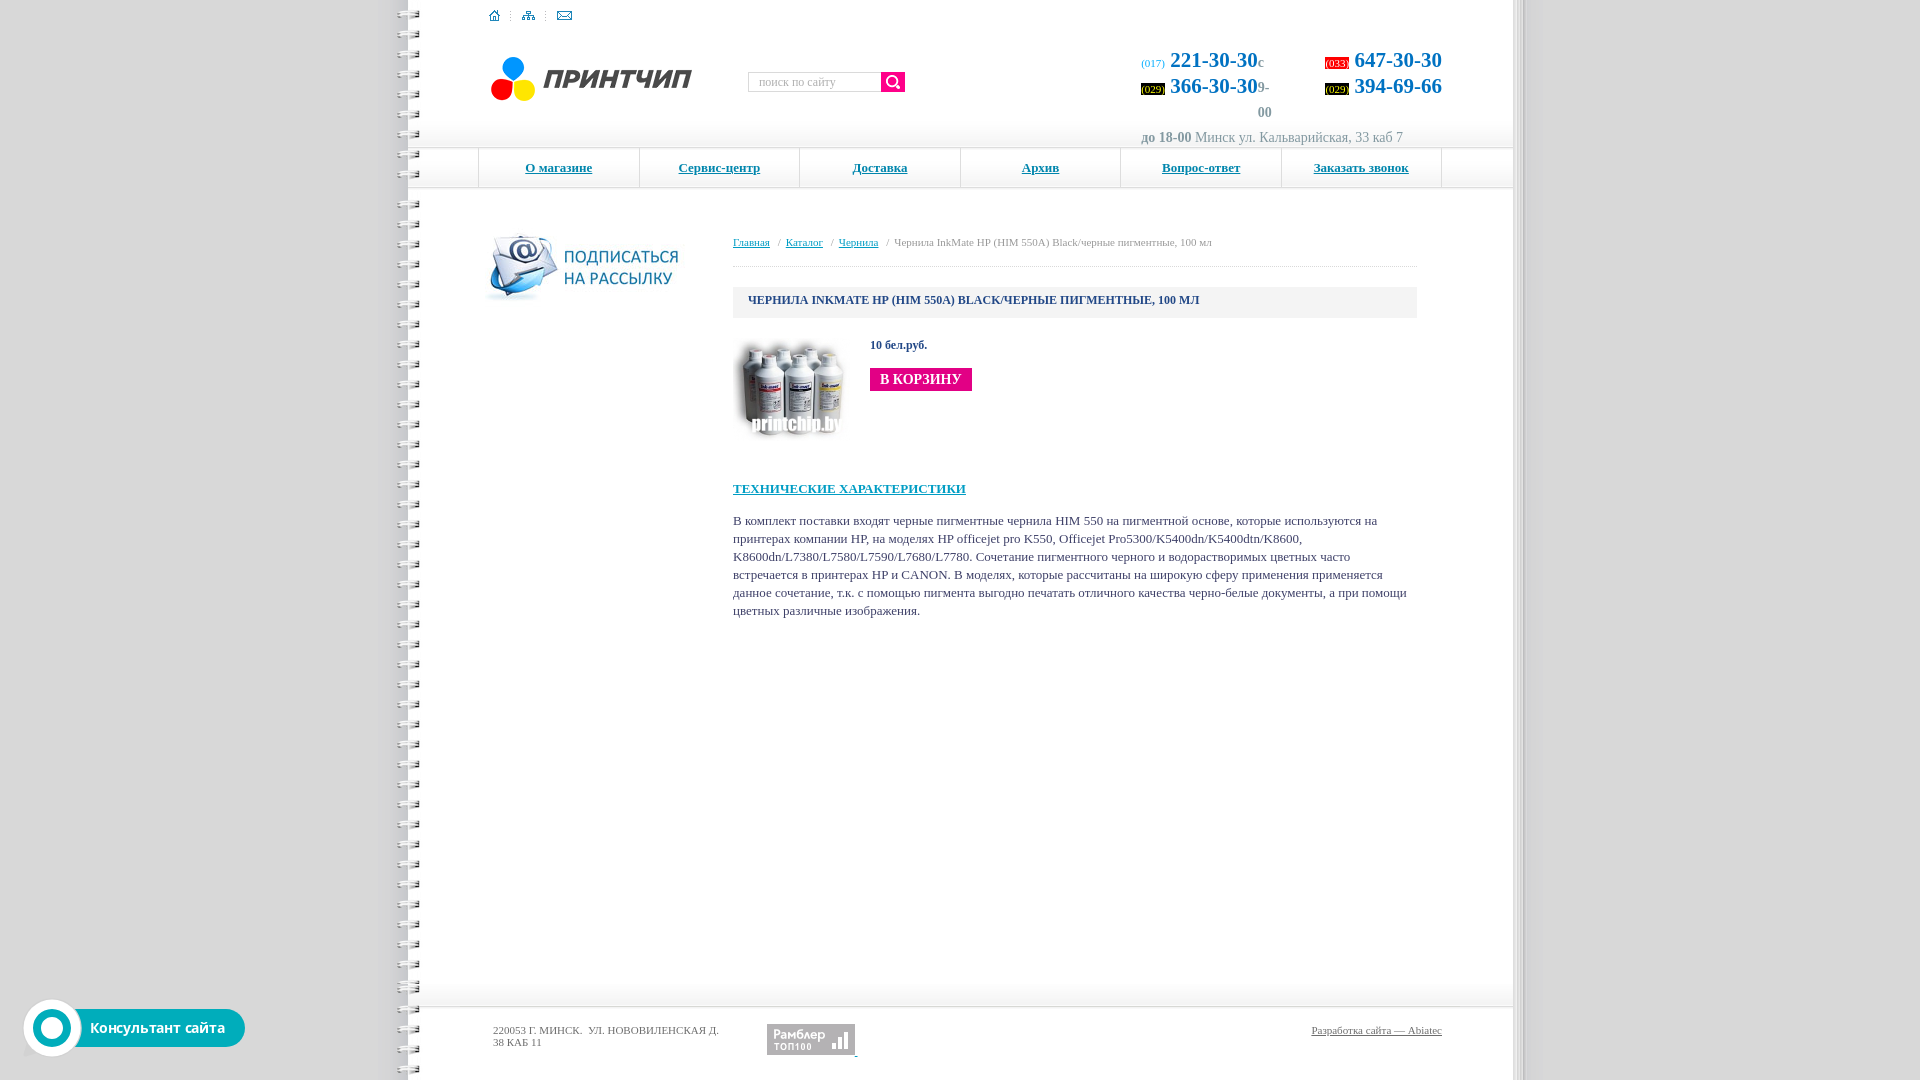 The image size is (1920, 1080). What do you see at coordinates (811, 1038) in the screenshot?
I see `'Rambler's Top100'` at bounding box center [811, 1038].